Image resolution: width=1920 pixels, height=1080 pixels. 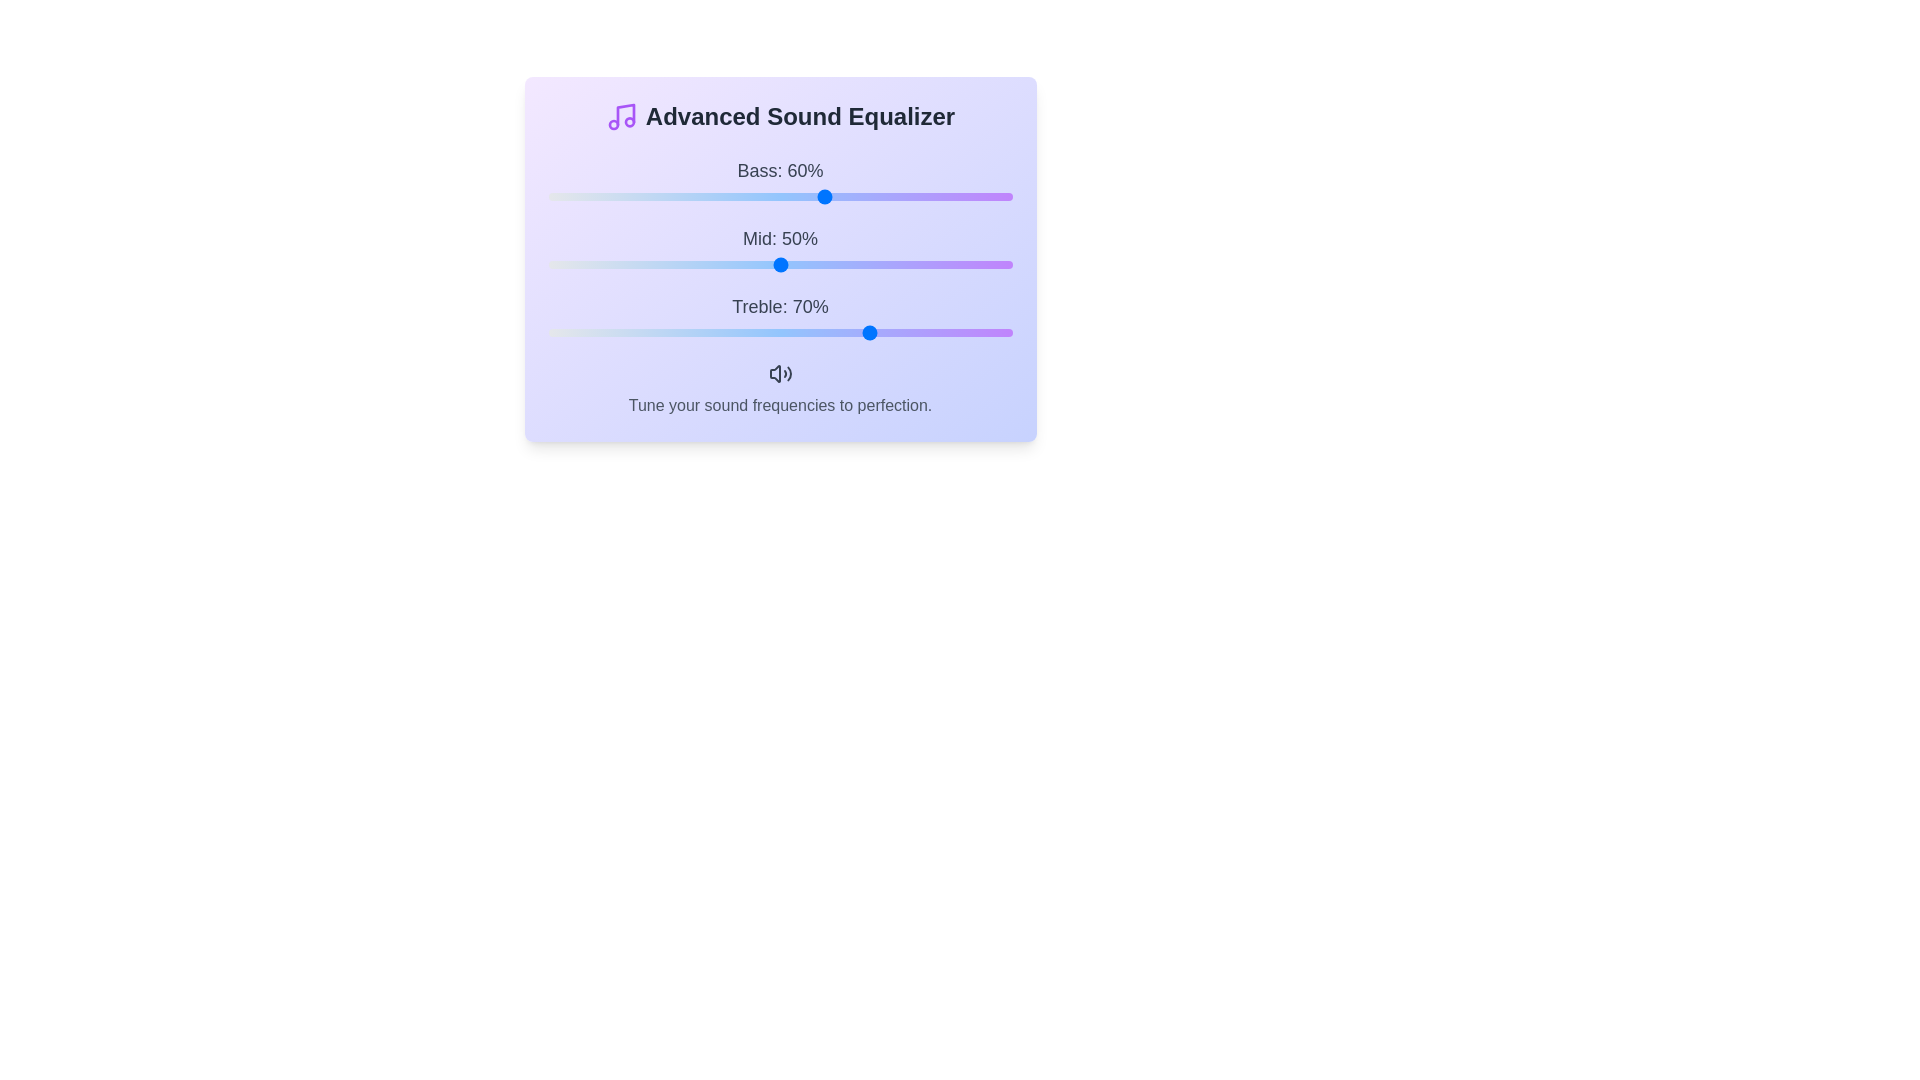 What do you see at coordinates (803, 264) in the screenshot?
I see `the mid frequency slider to 55%` at bounding box center [803, 264].